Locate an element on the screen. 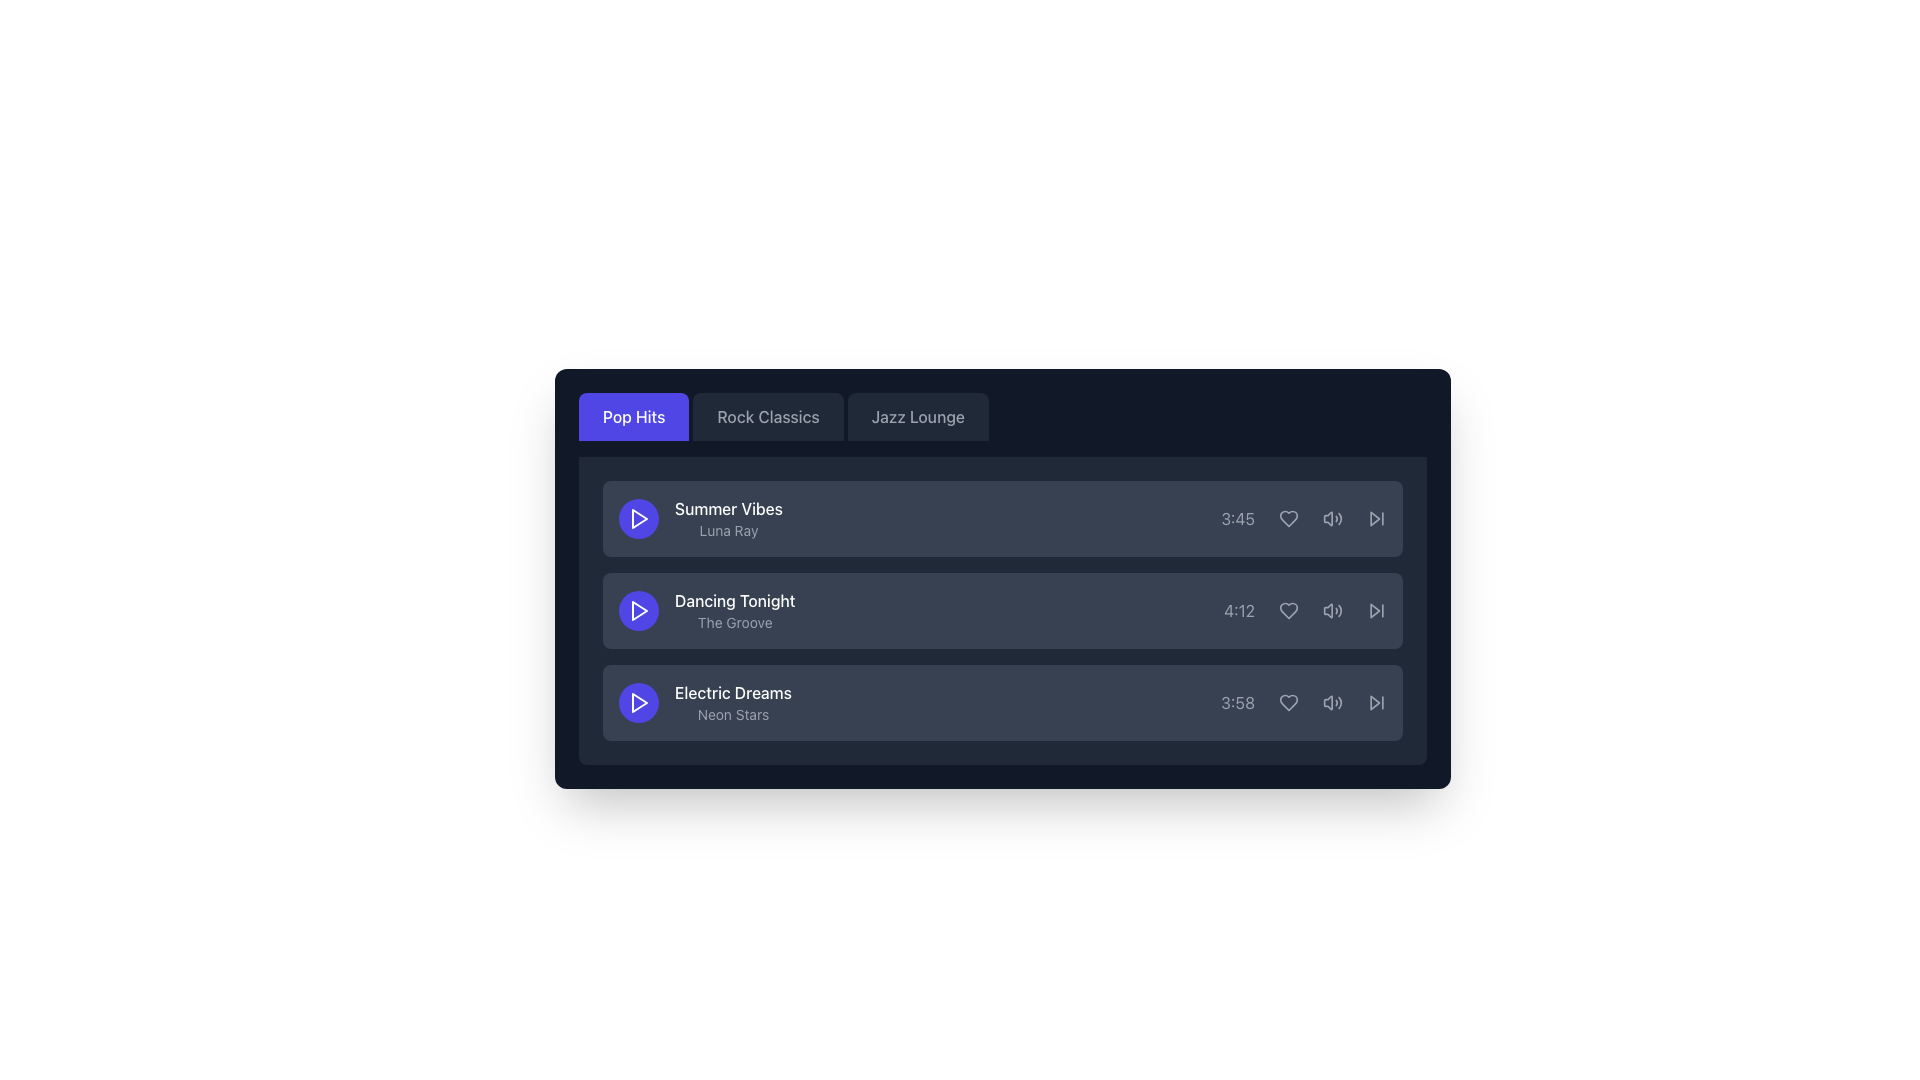 The image size is (1920, 1080). the 'Pop Hits' tab button to navigate is located at coordinates (633, 415).